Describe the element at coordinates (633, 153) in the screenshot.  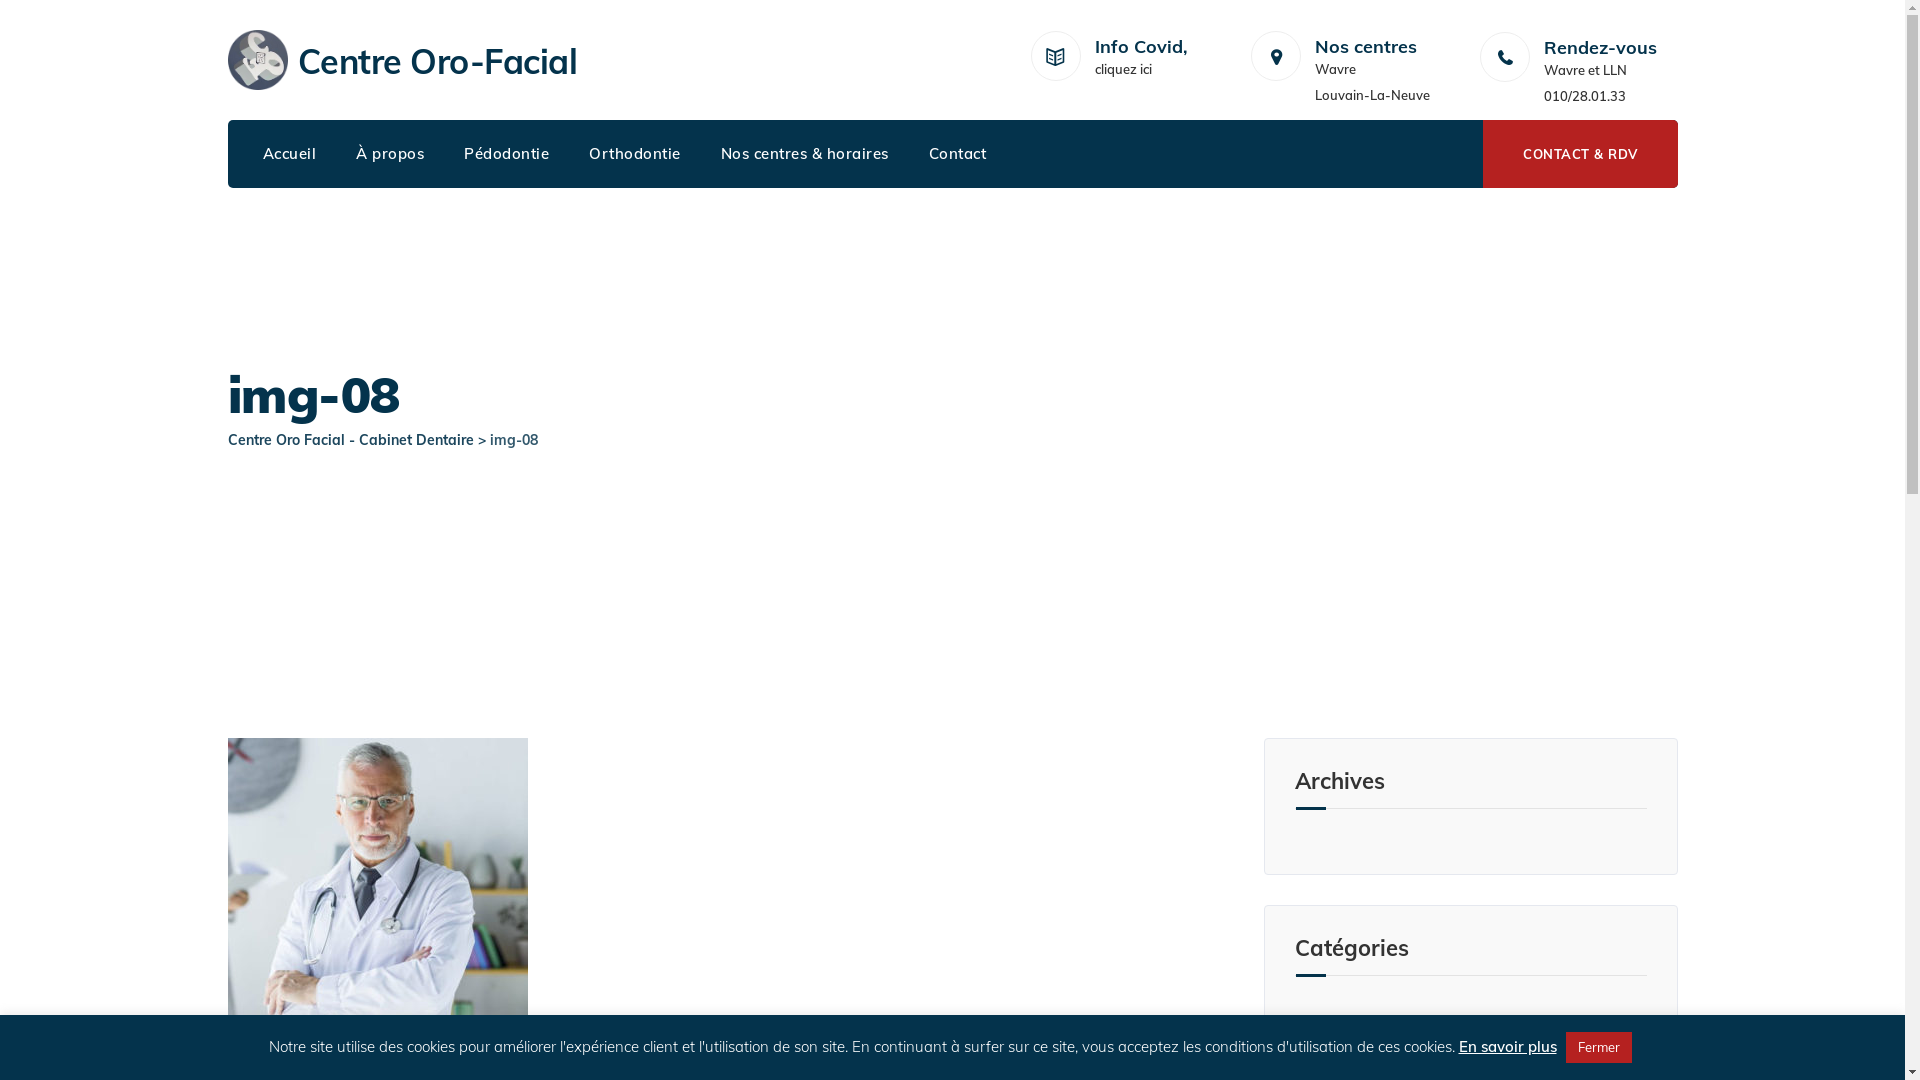
I see `'Orthodontie'` at that location.